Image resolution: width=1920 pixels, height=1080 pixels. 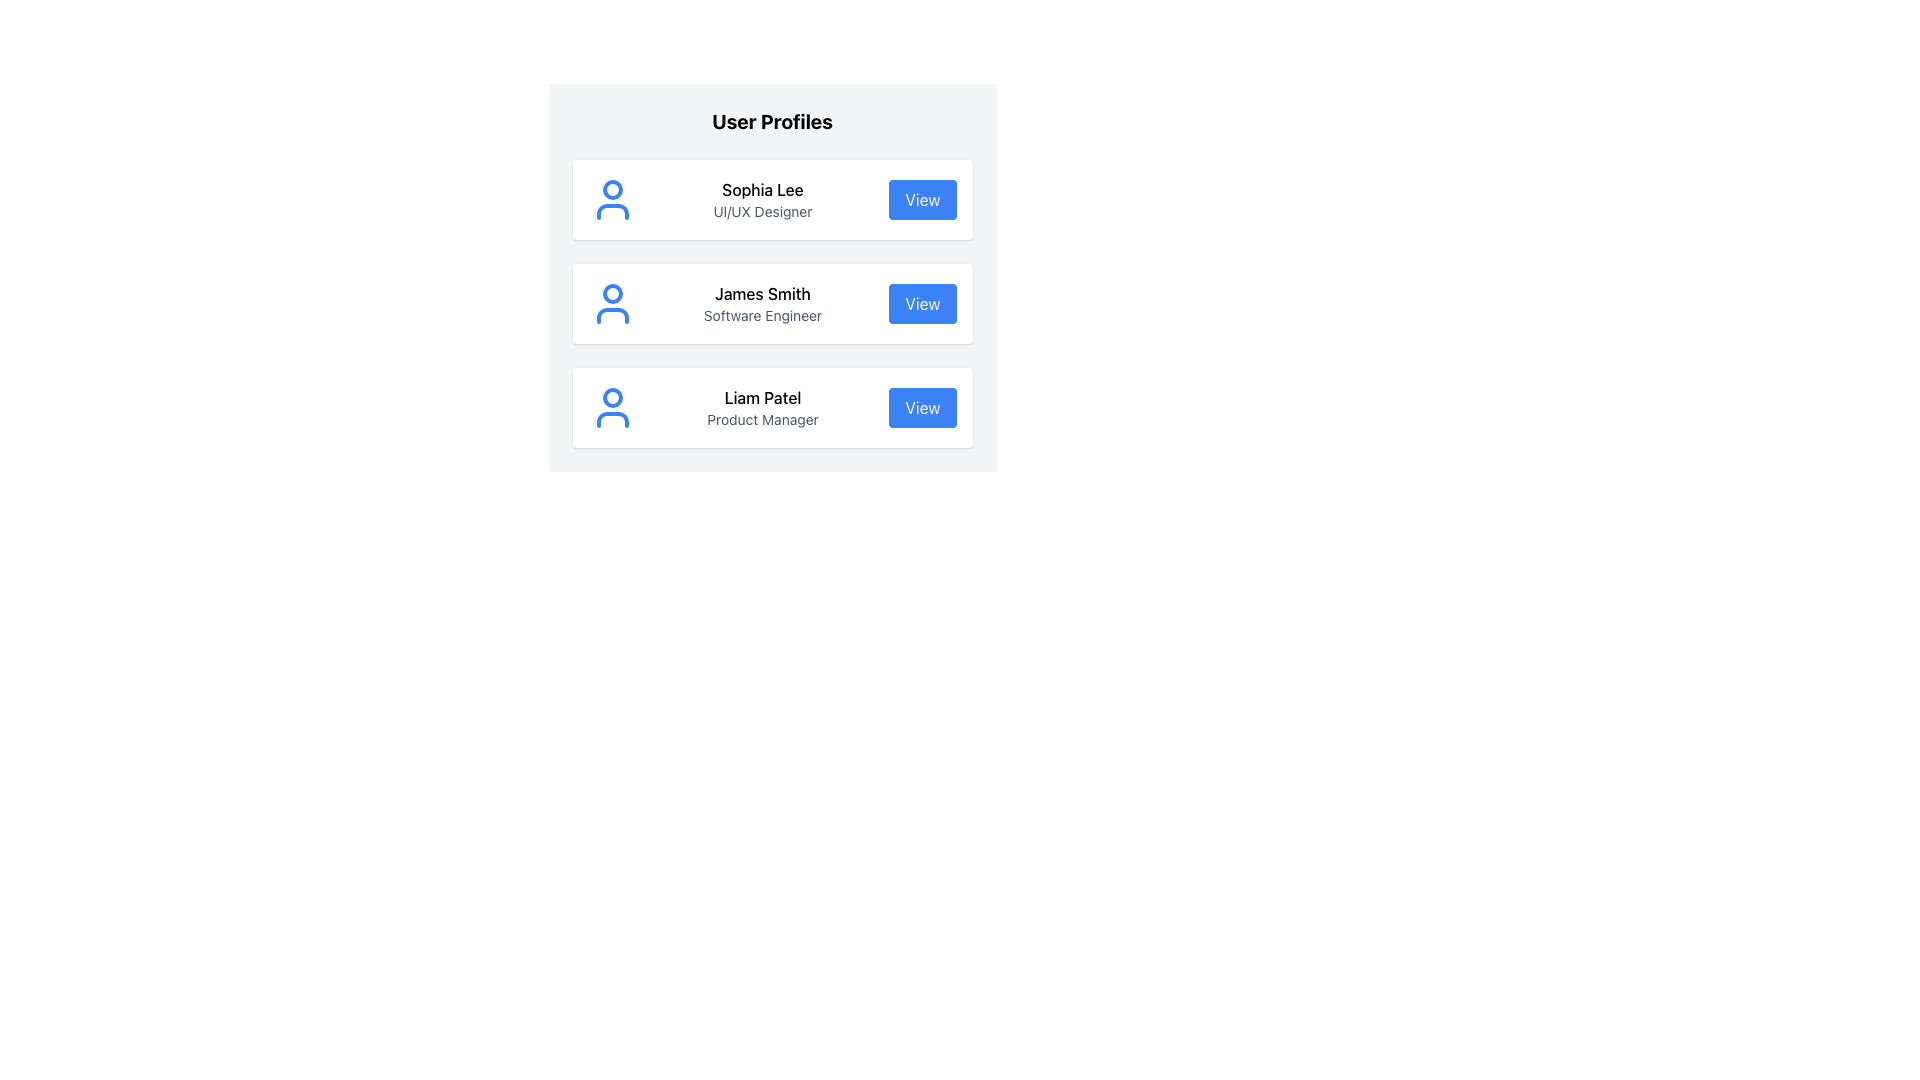 What do you see at coordinates (921, 200) in the screenshot?
I see `keyboard navigation` at bounding box center [921, 200].